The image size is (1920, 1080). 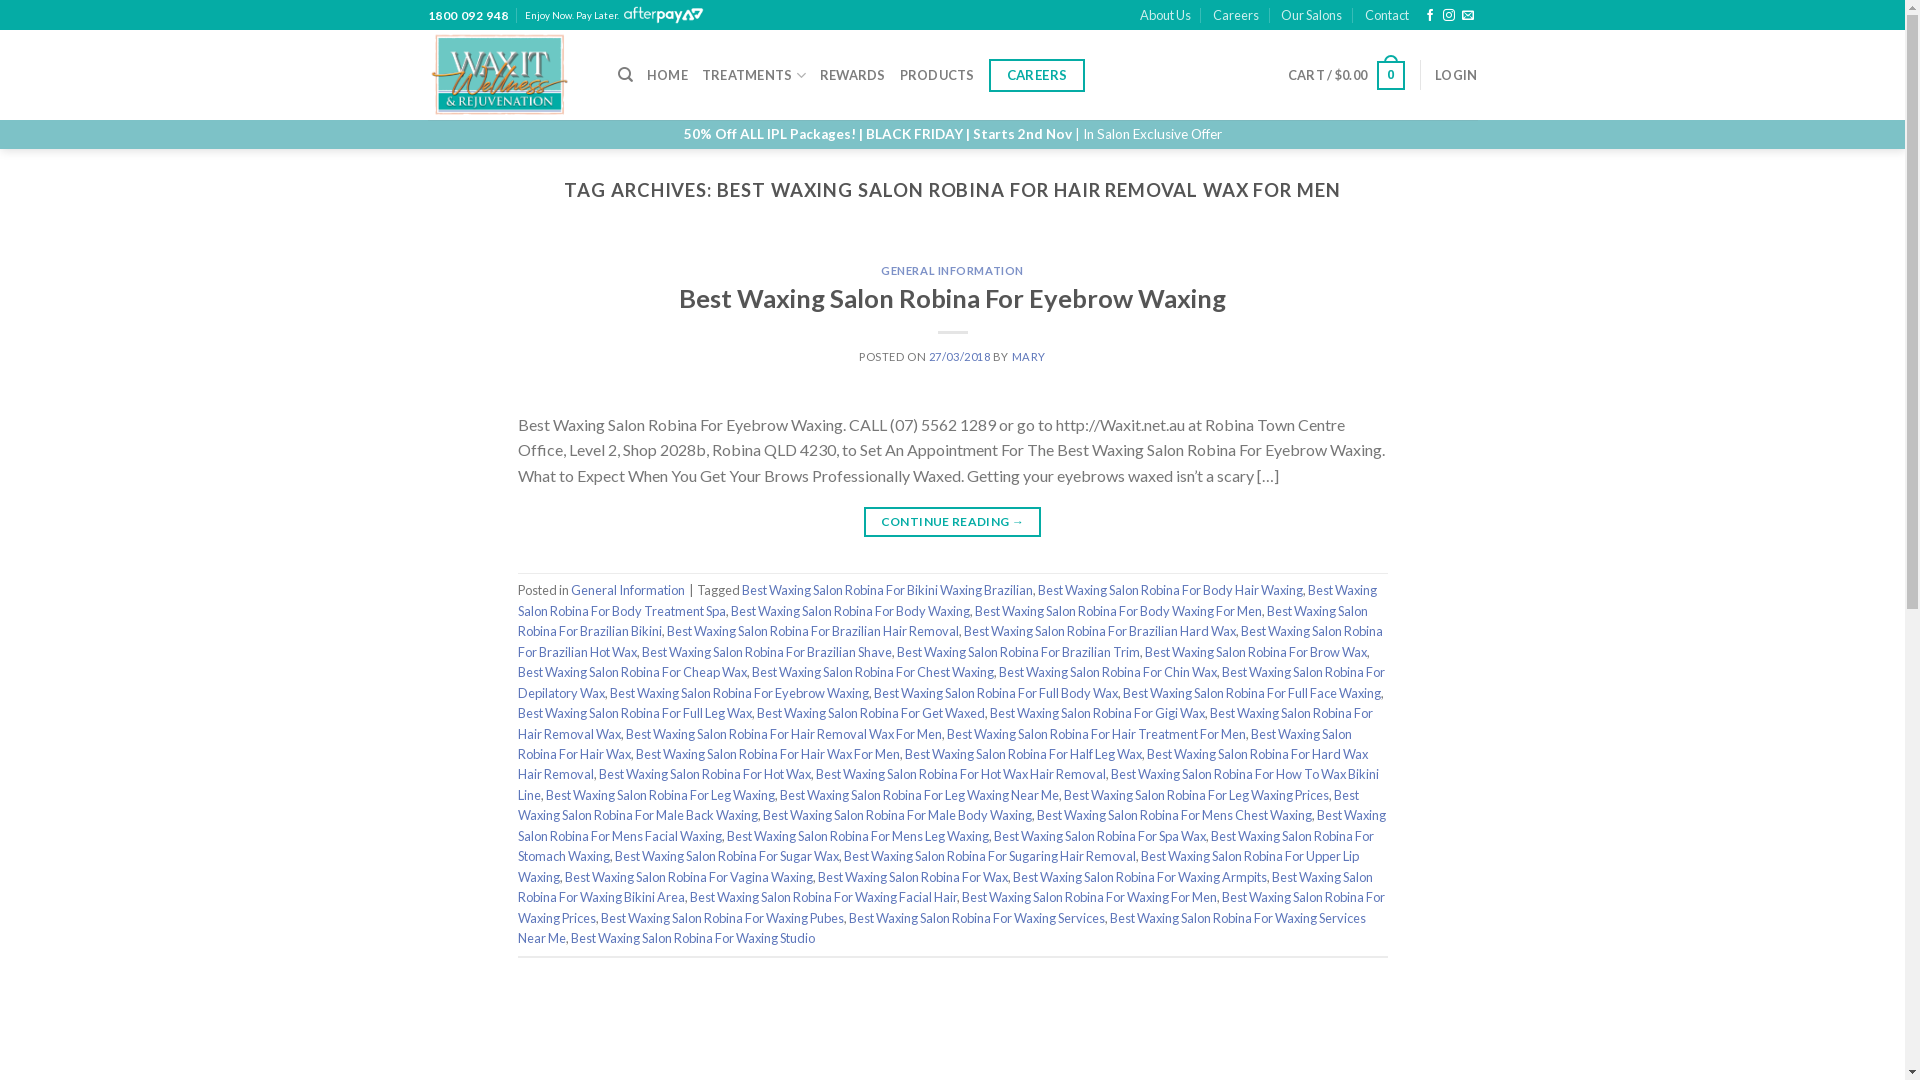 What do you see at coordinates (691, 937) in the screenshot?
I see `'Best Waxing Salon Robina For Waxing Studio'` at bounding box center [691, 937].